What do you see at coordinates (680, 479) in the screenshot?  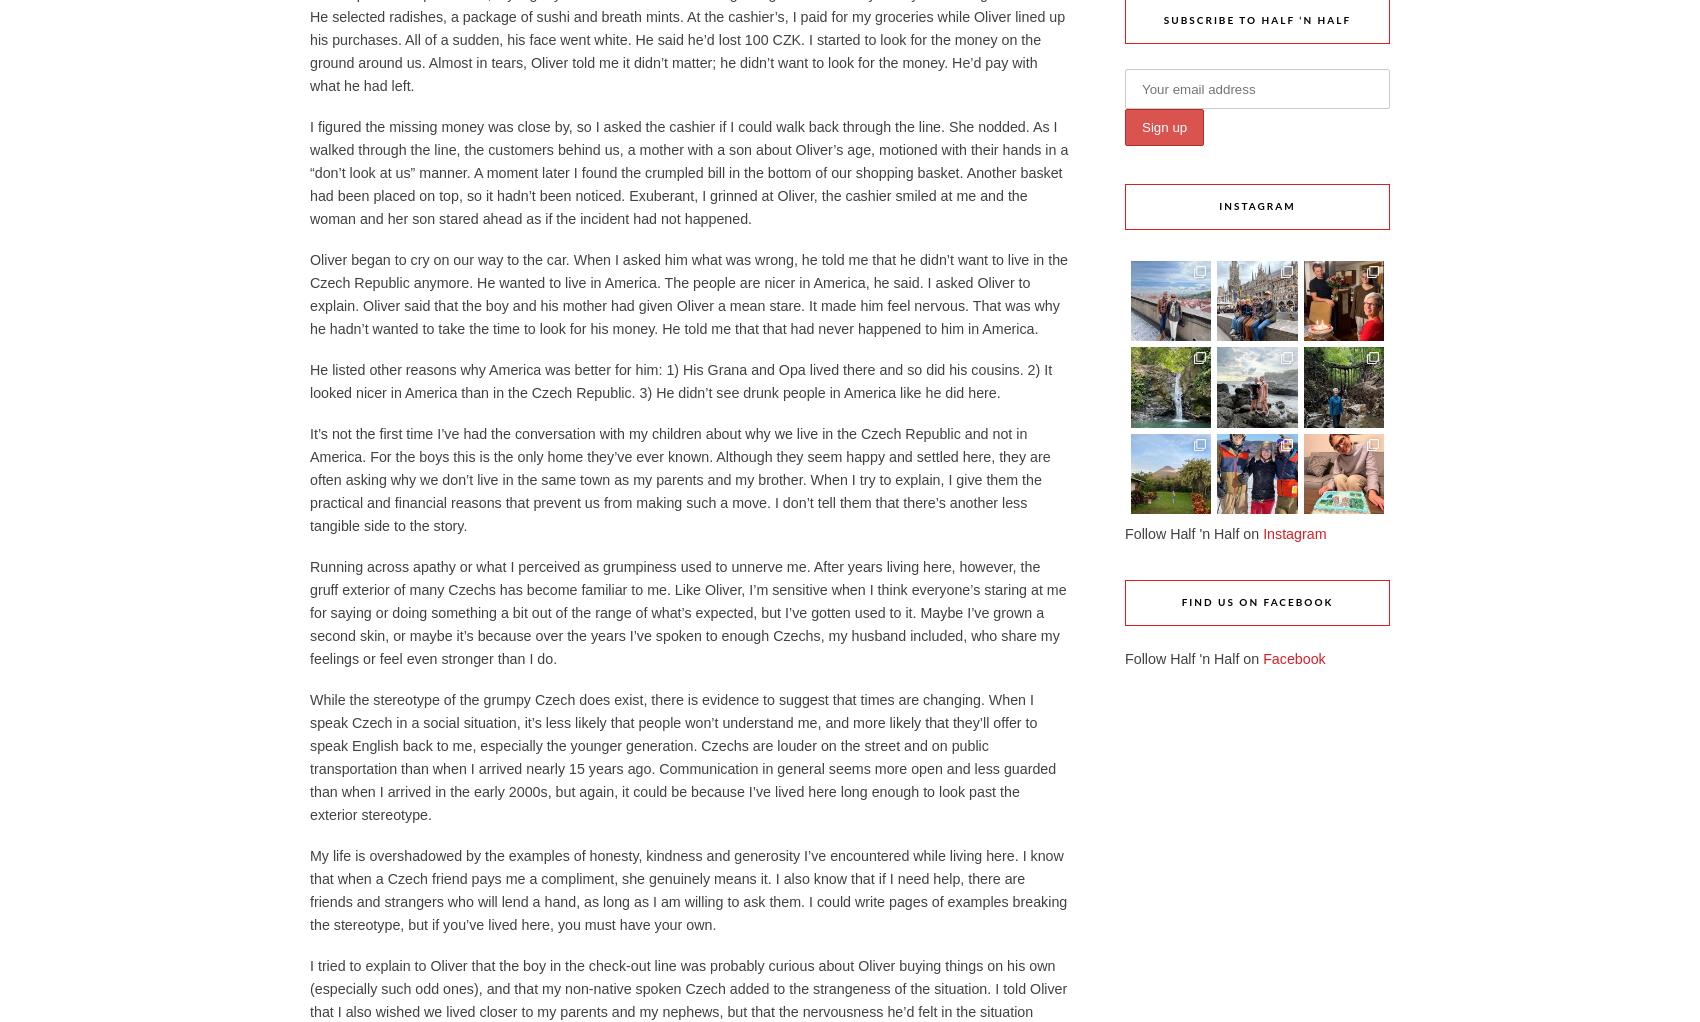 I see `'It’s not the first time I’ve had the conversation with my children about why we live in the Czech Republic and not in America. For the boys this is the only home they’ve ever known. Although they seem happy and settled here, they are often asking why we don’t live in the same town as my parents and my brother. When I try to explain, I give them the practical and financial reasons that prevent us from making such a move. I don’t tell them that there’s another less tangible side to the story.'` at bounding box center [680, 479].